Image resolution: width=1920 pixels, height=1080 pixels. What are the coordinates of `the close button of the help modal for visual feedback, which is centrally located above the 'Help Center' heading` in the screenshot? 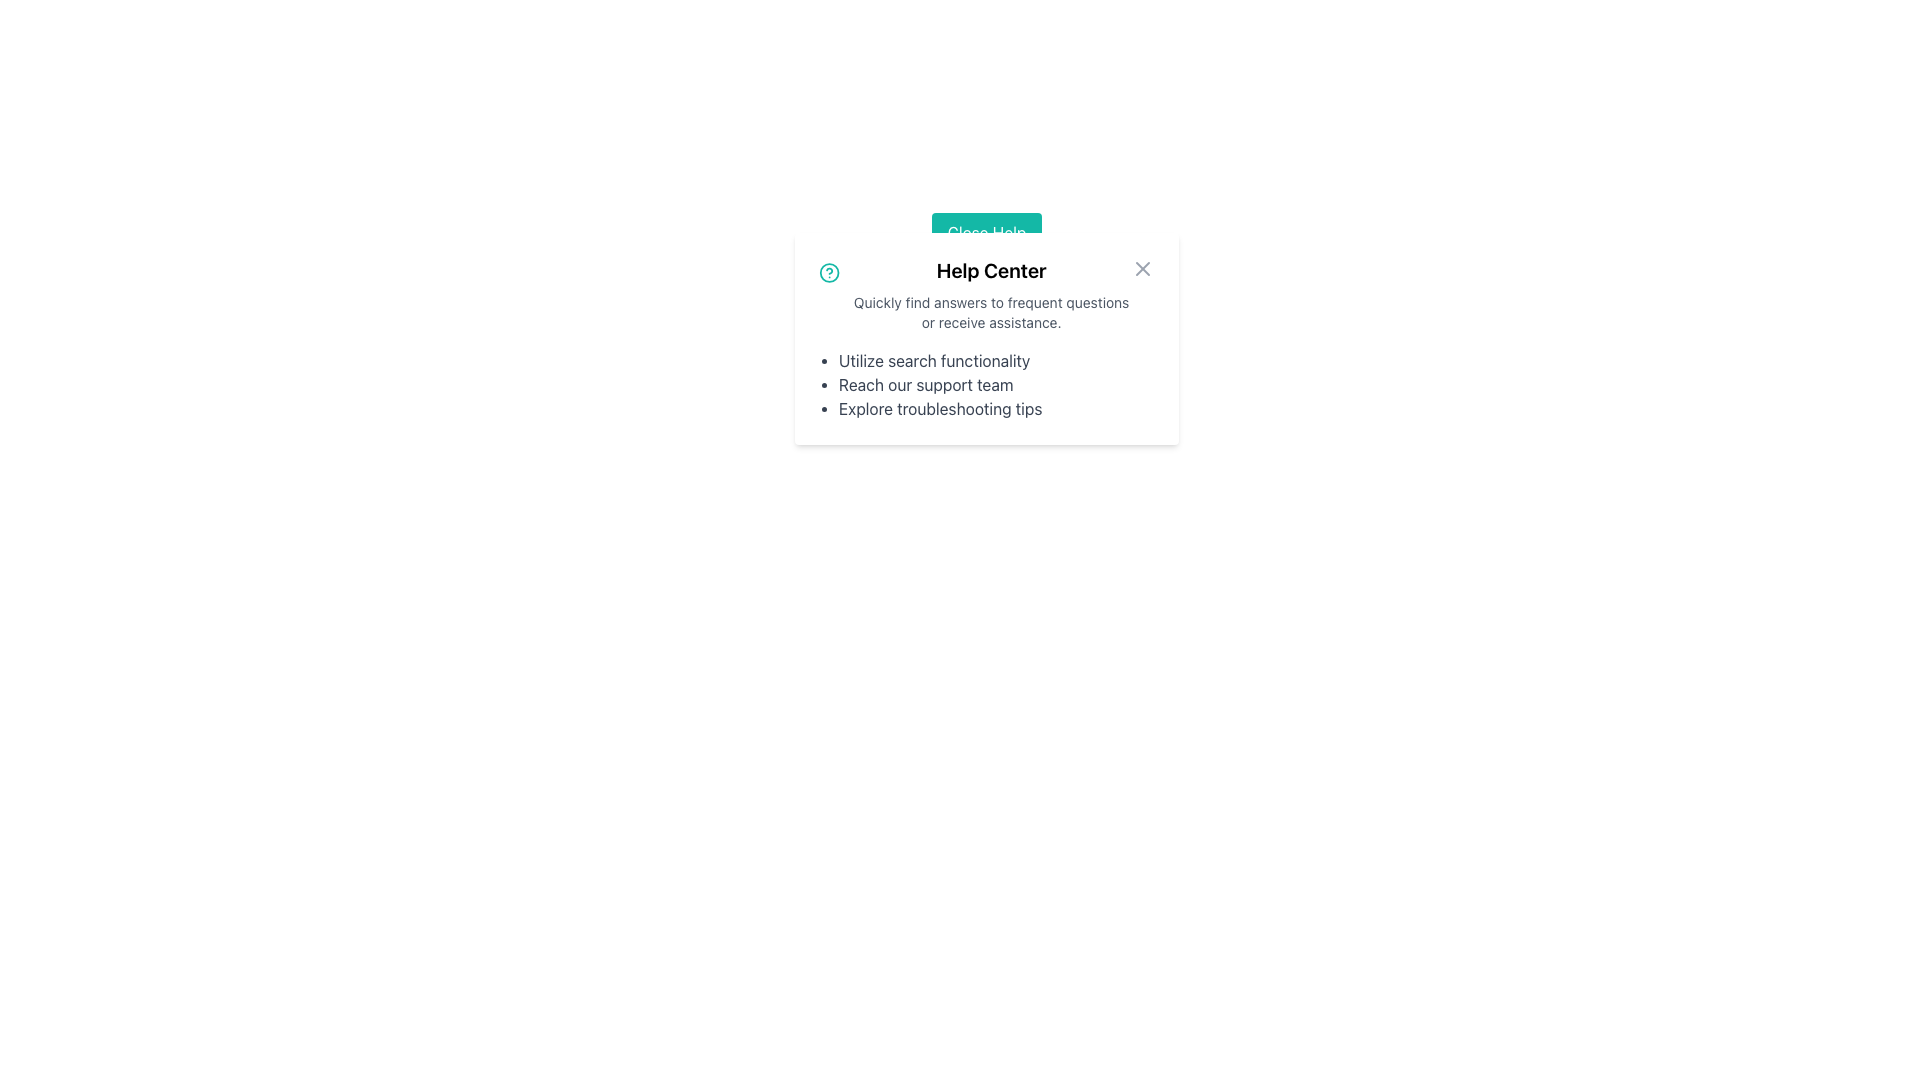 It's located at (987, 231).